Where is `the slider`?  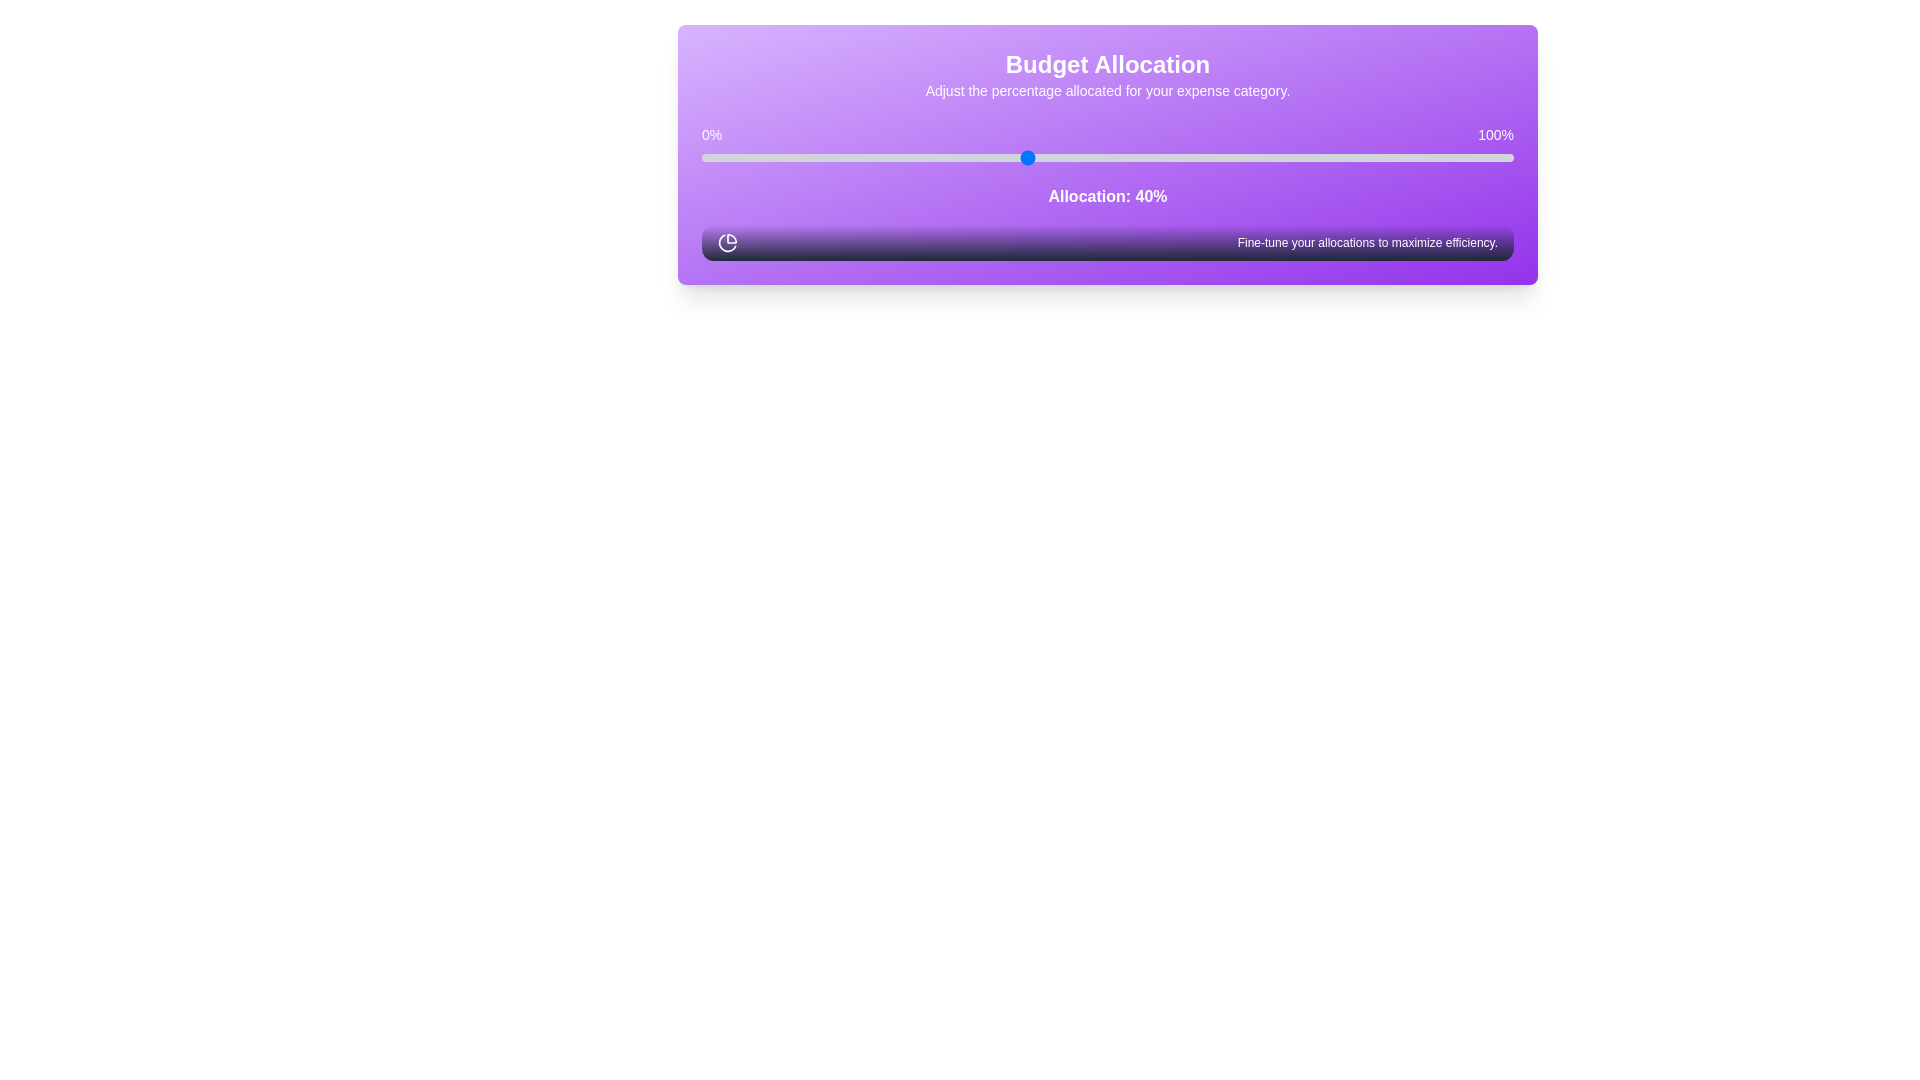
the slider is located at coordinates (718, 157).